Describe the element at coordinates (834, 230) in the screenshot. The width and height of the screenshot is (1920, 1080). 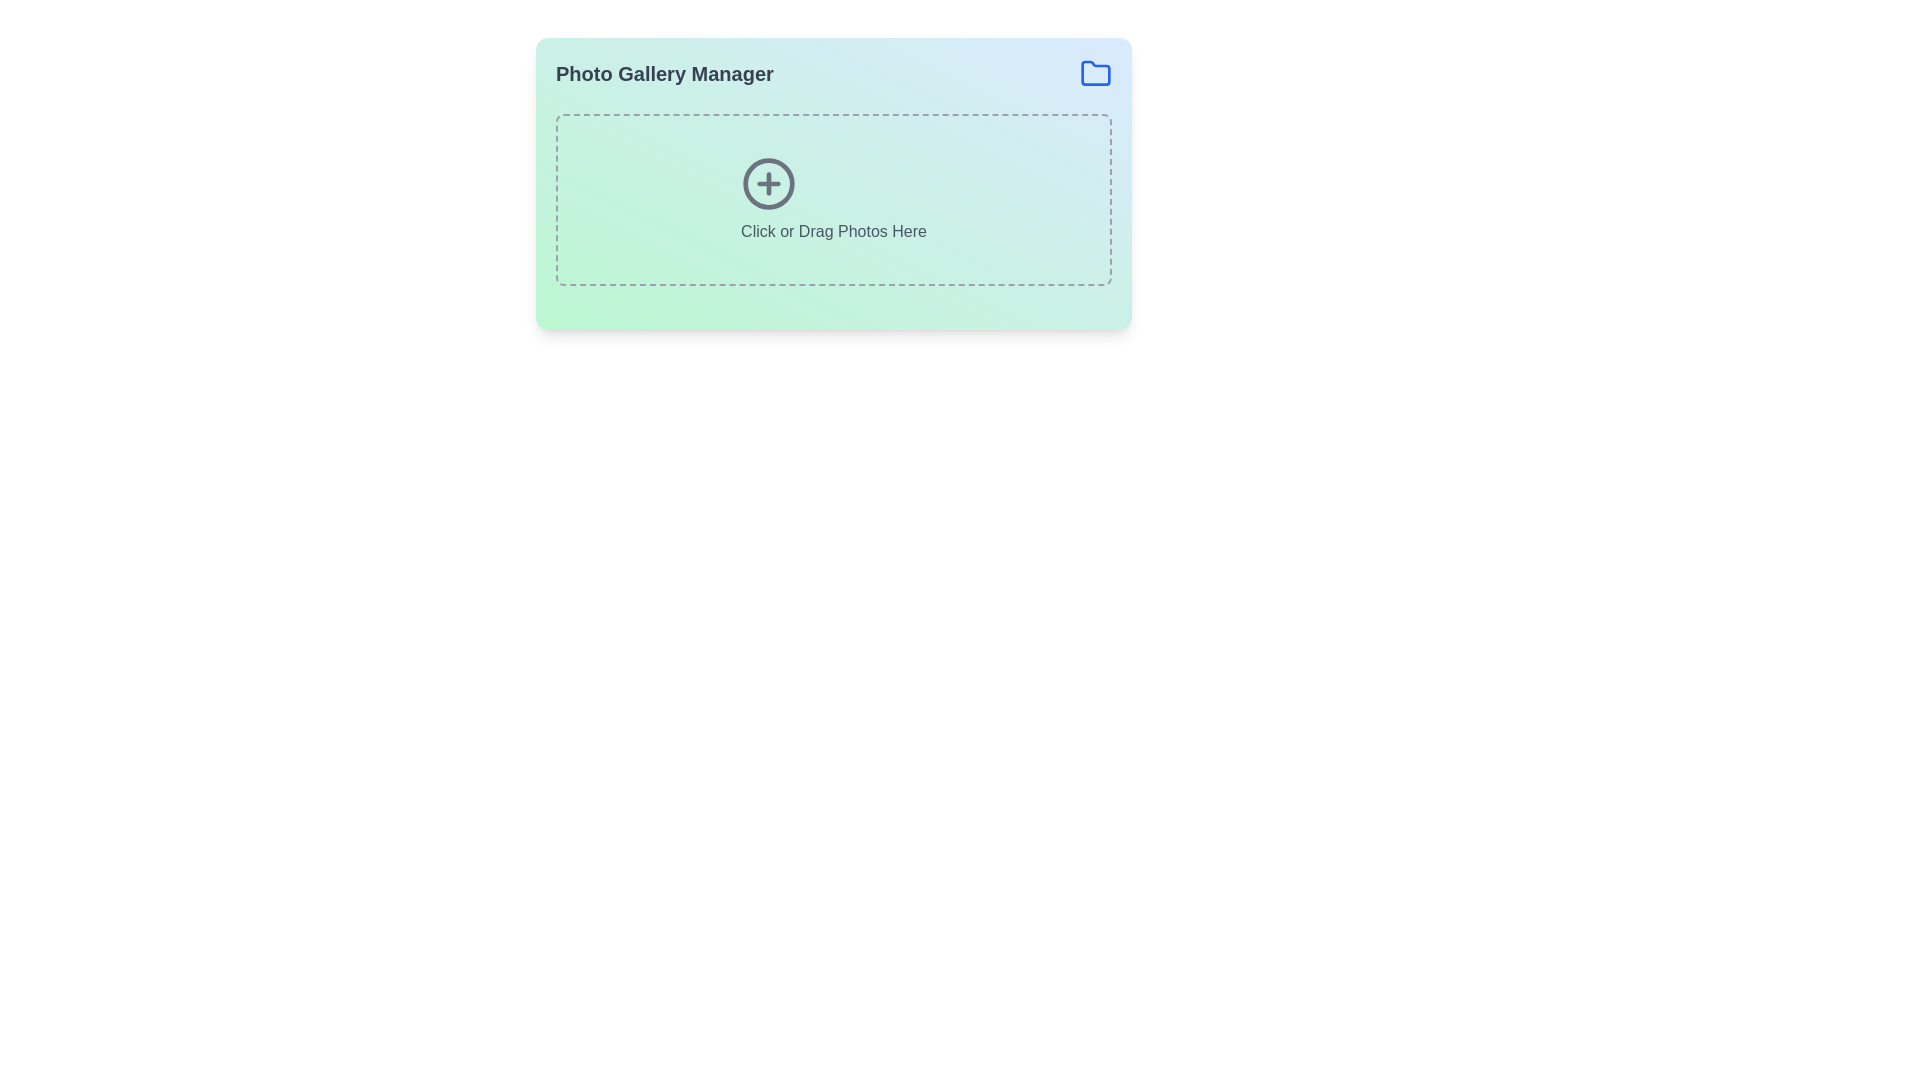
I see `the guidance text label for photo upload in the Photo Gallery Manager panel` at that location.